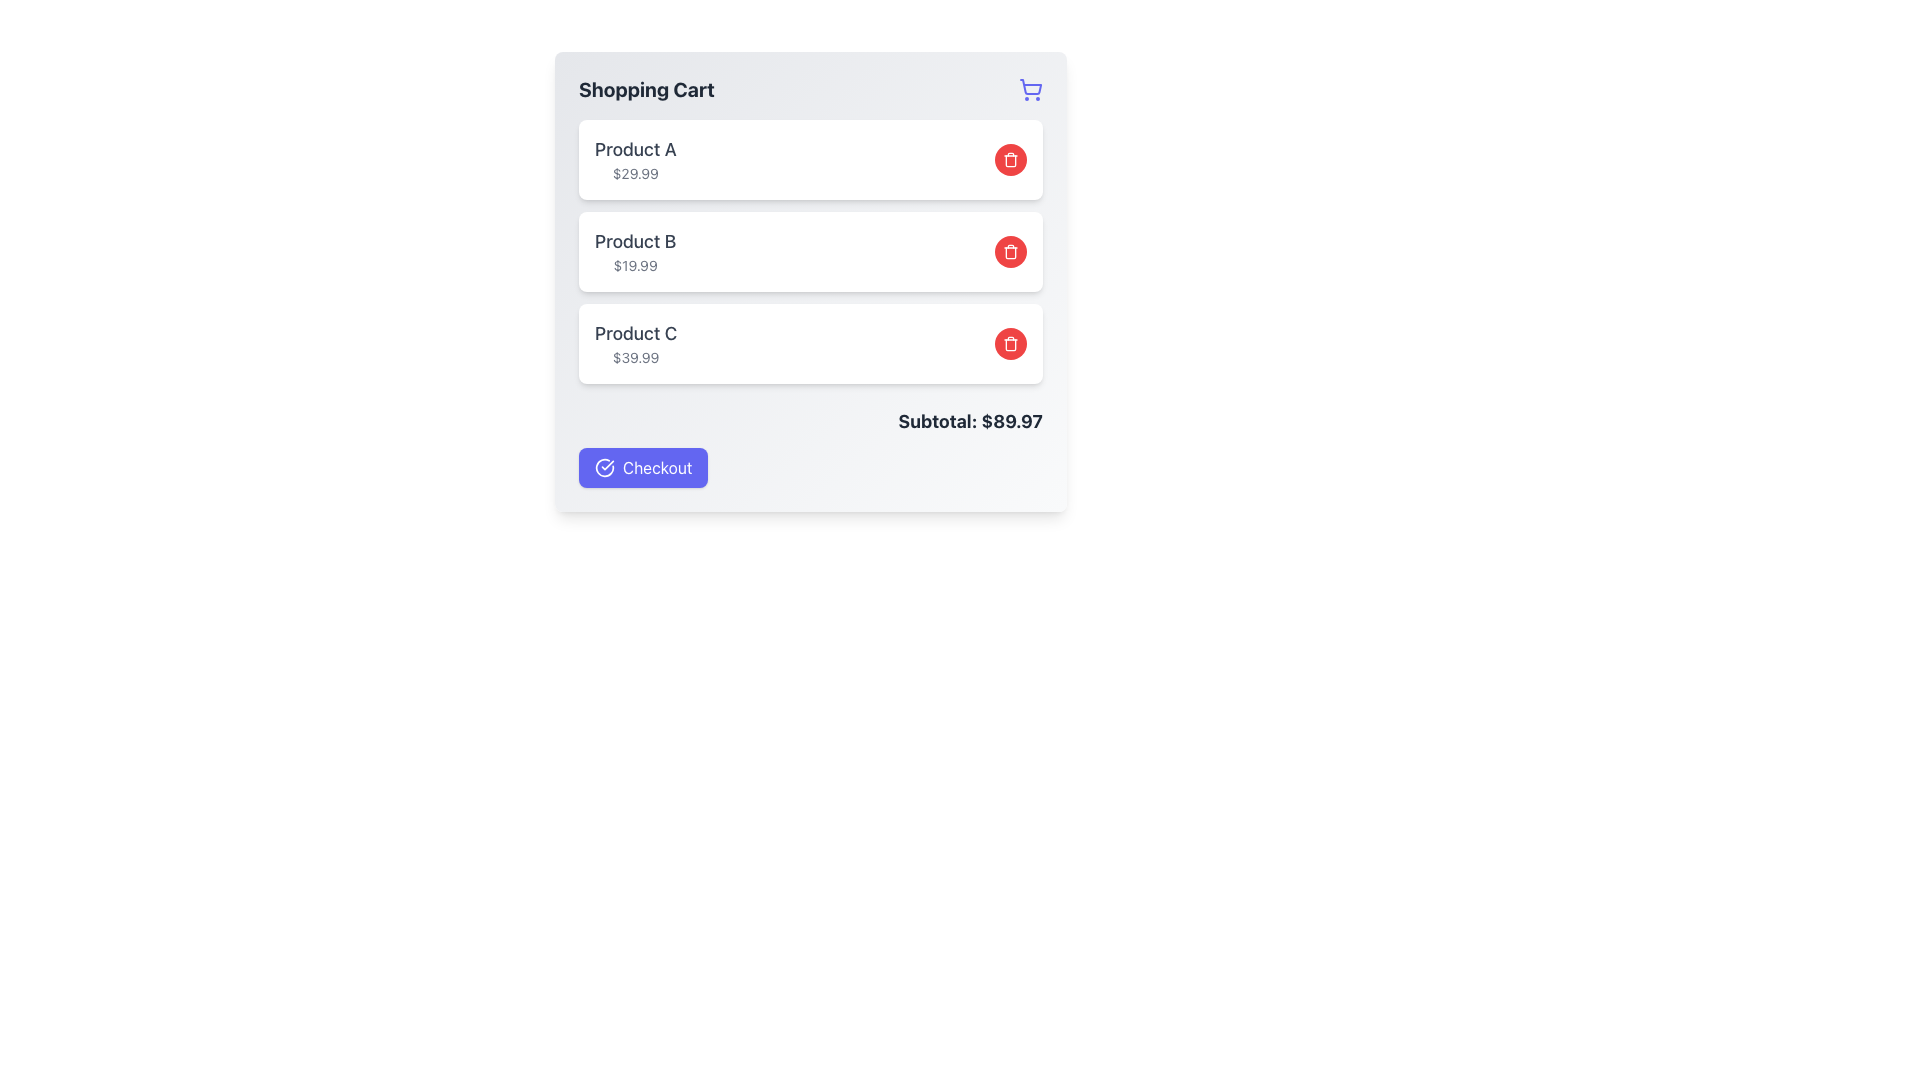 The image size is (1920, 1080). What do you see at coordinates (634, 158) in the screenshot?
I see `the Text Content displaying the product name and price in the top section of the shopping cart's item list` at bounding box center [634, 158].